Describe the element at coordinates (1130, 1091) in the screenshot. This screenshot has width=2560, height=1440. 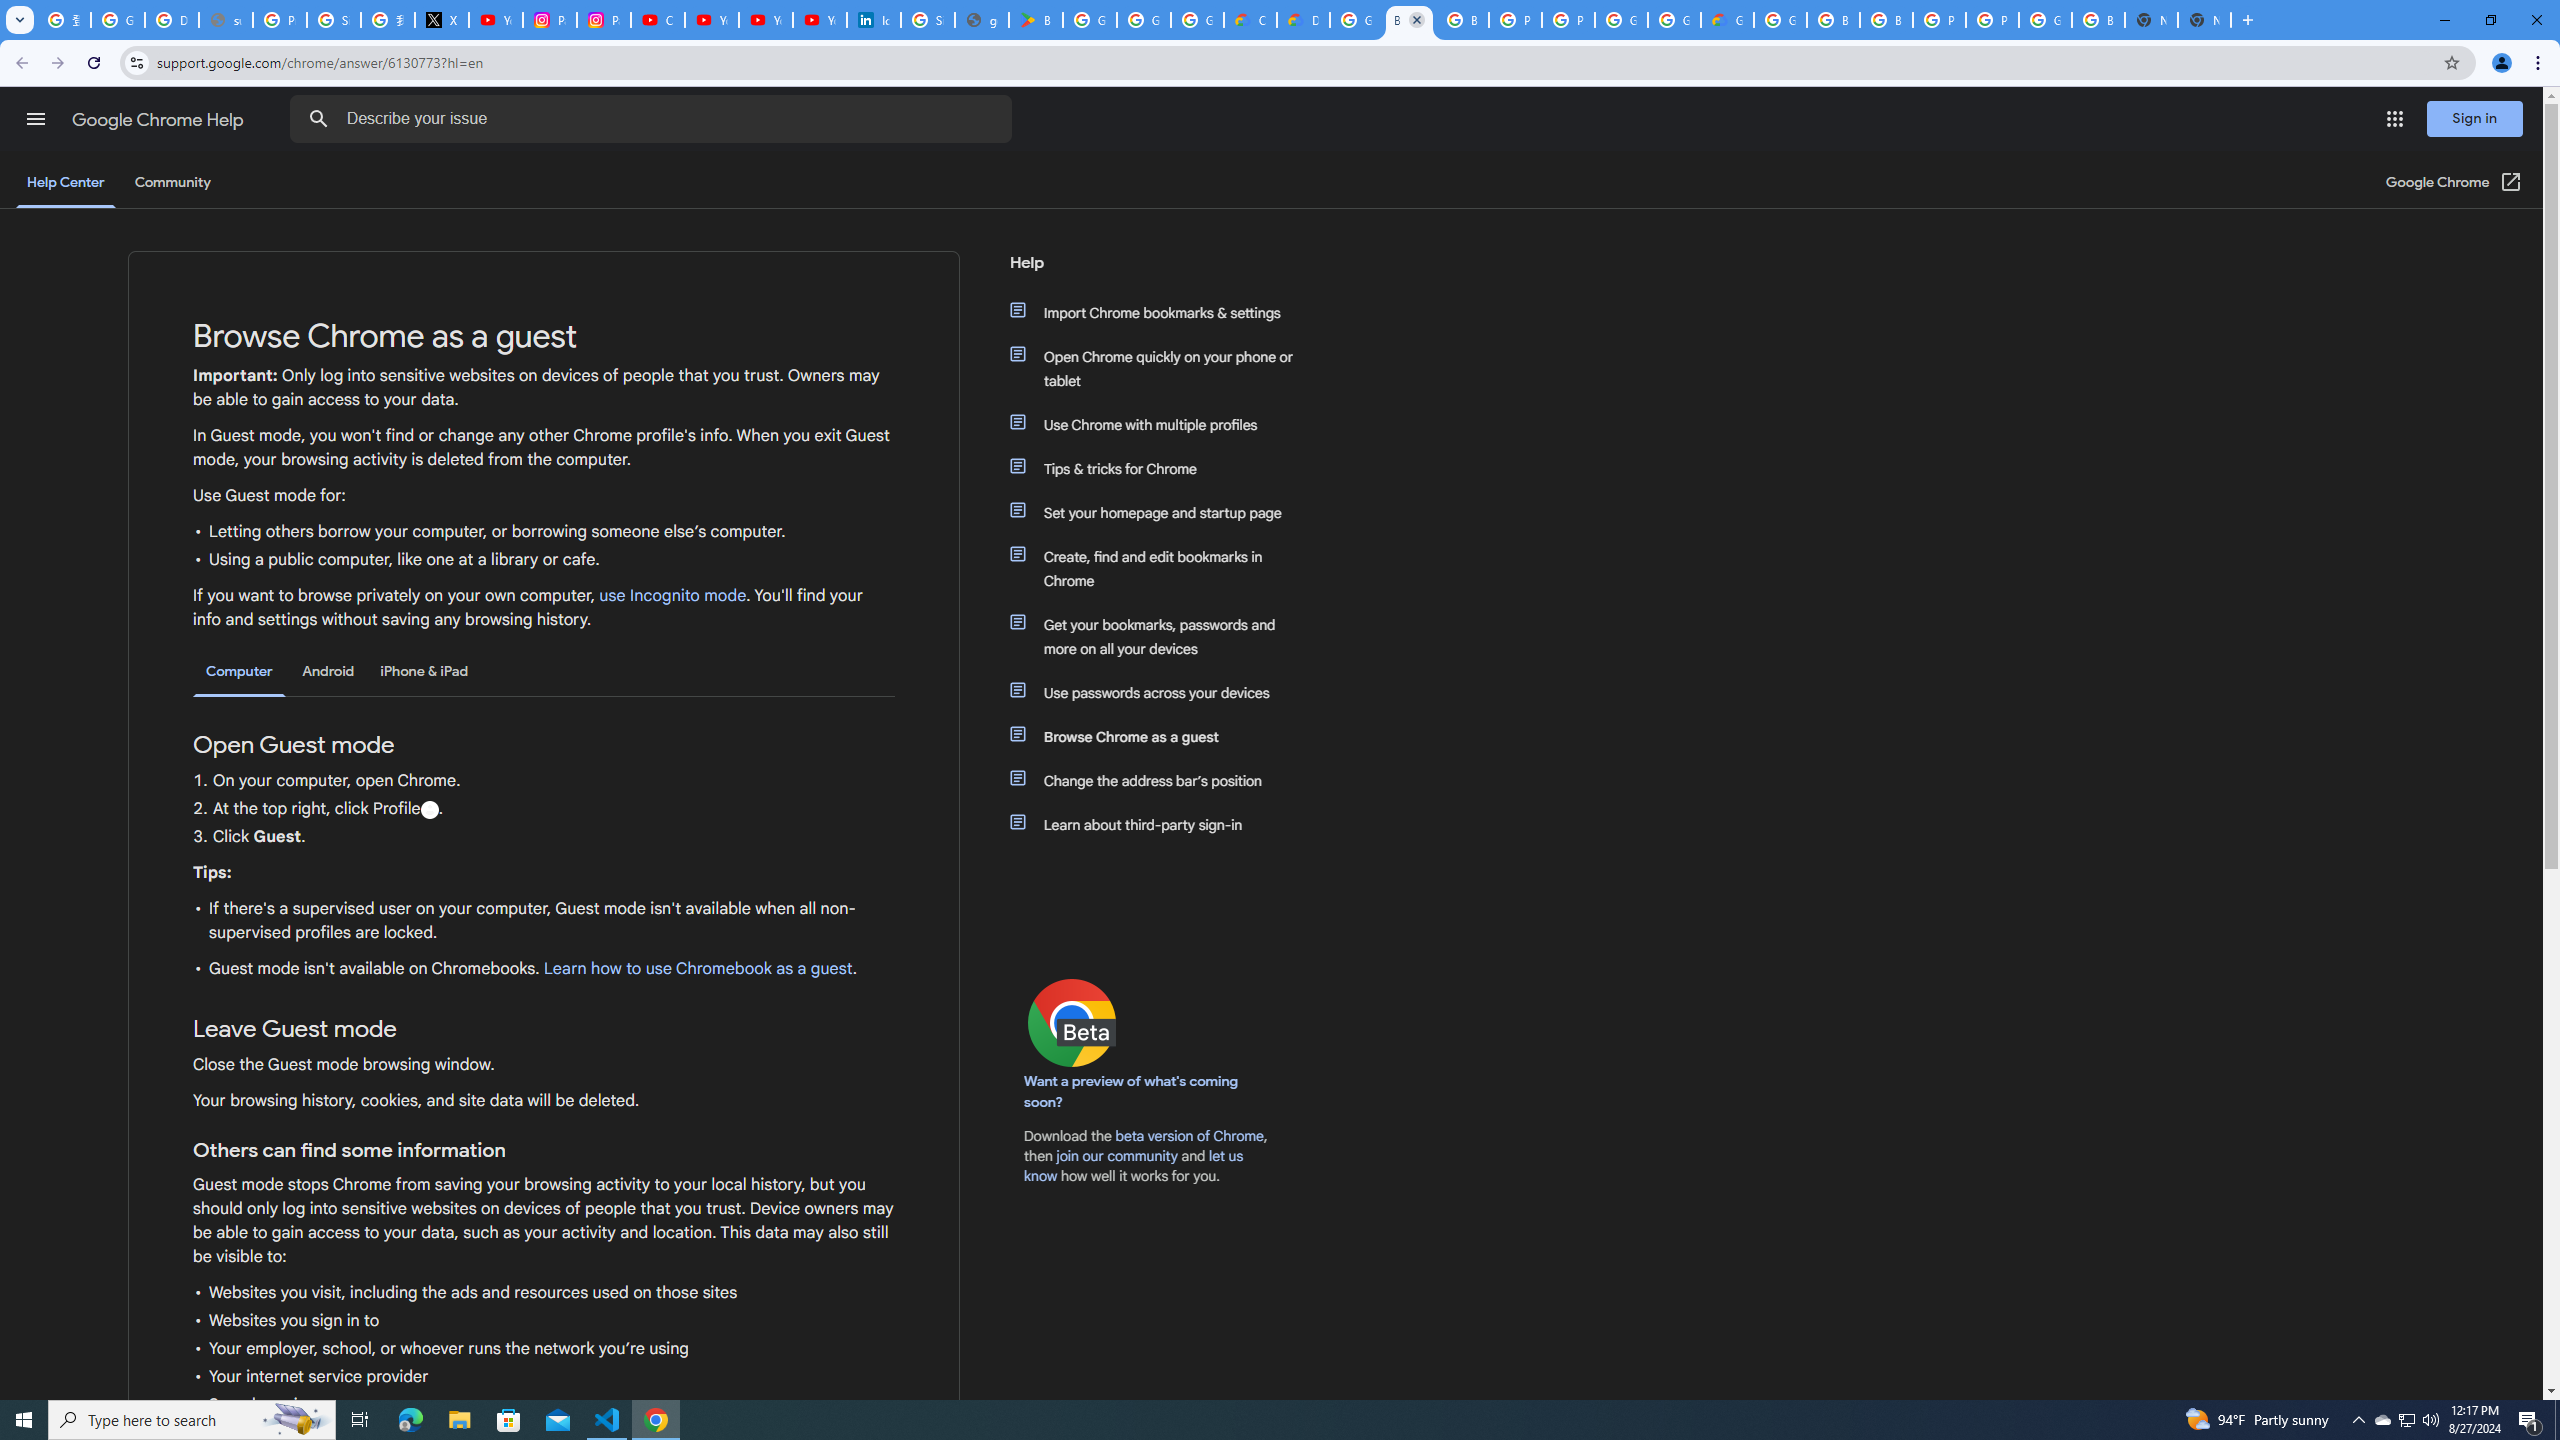
I see `'Want a preview of what'` at that location.